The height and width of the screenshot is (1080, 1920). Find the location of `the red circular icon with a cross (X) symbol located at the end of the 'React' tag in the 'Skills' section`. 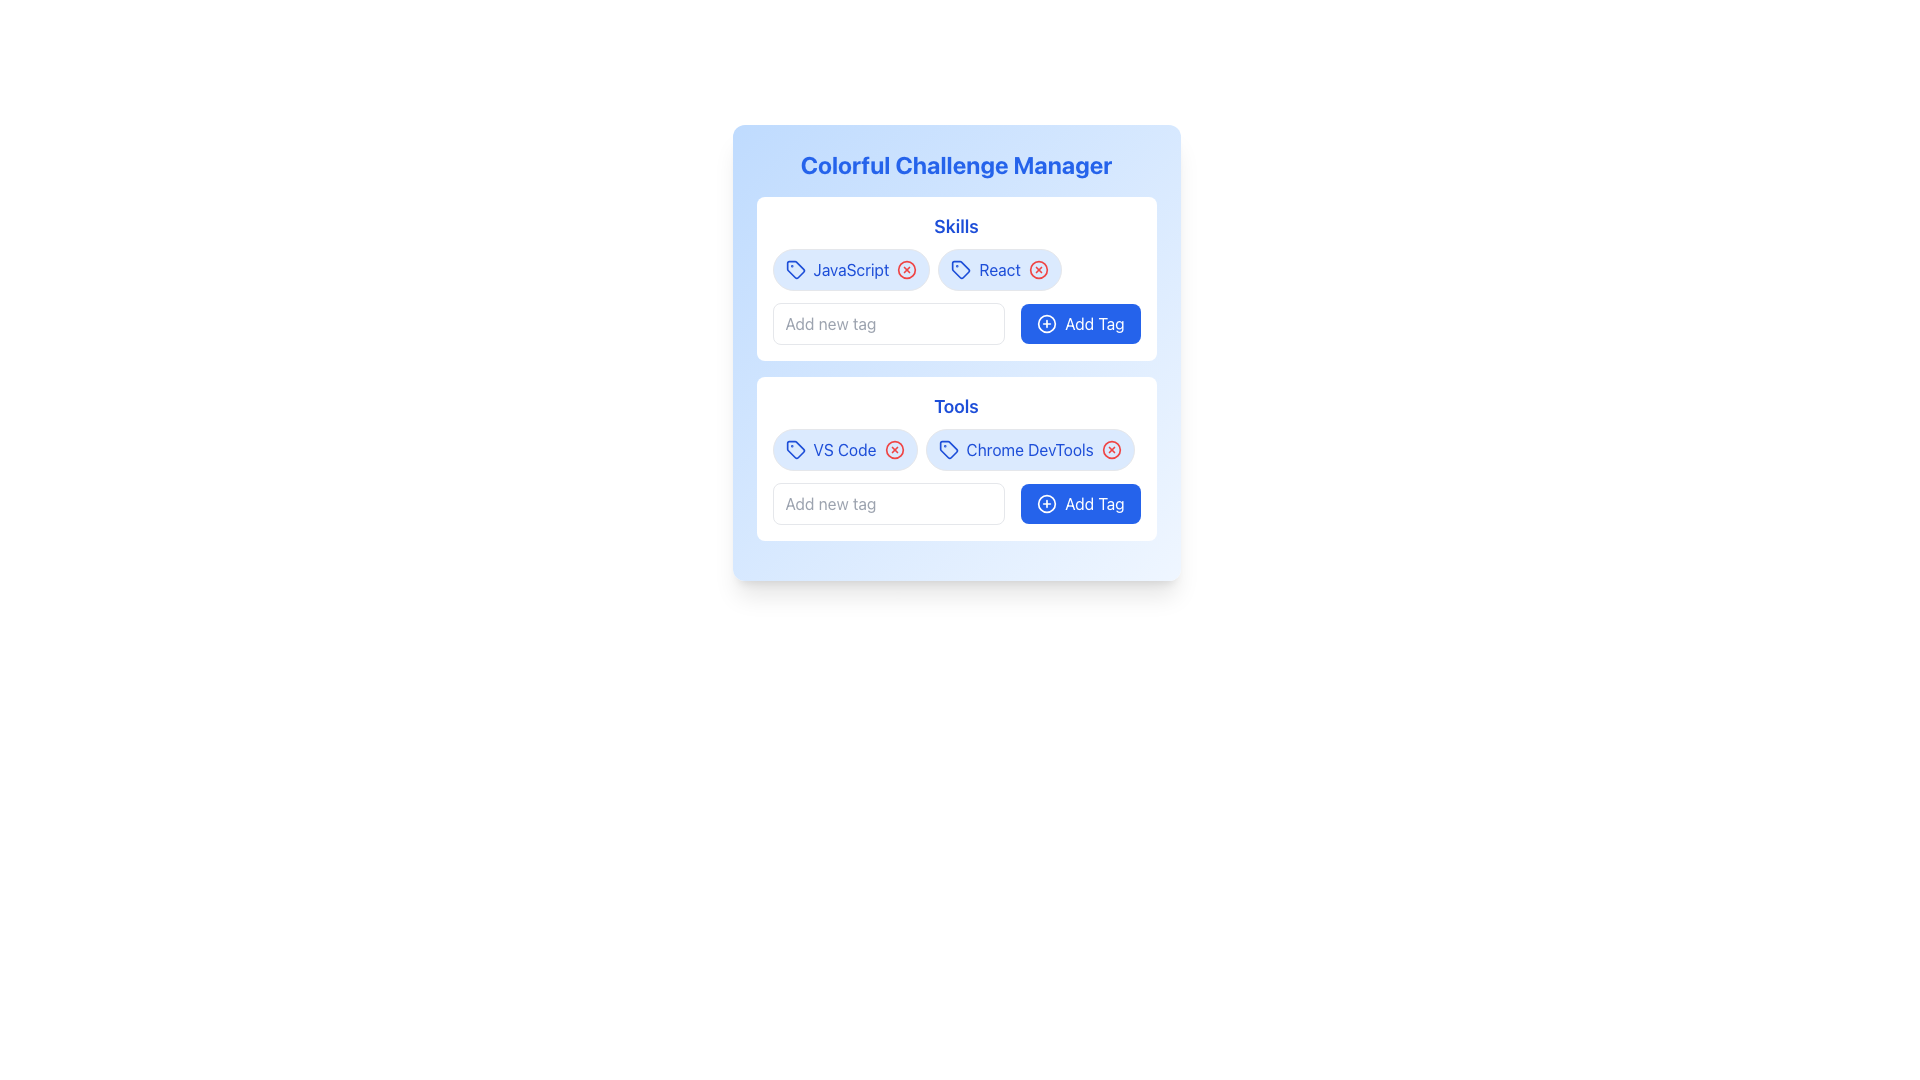

the red circular icon with a cross (X) symbol located at the end of the 'React' tag in the 'Skills' section is located at coordinates (1039, 270).